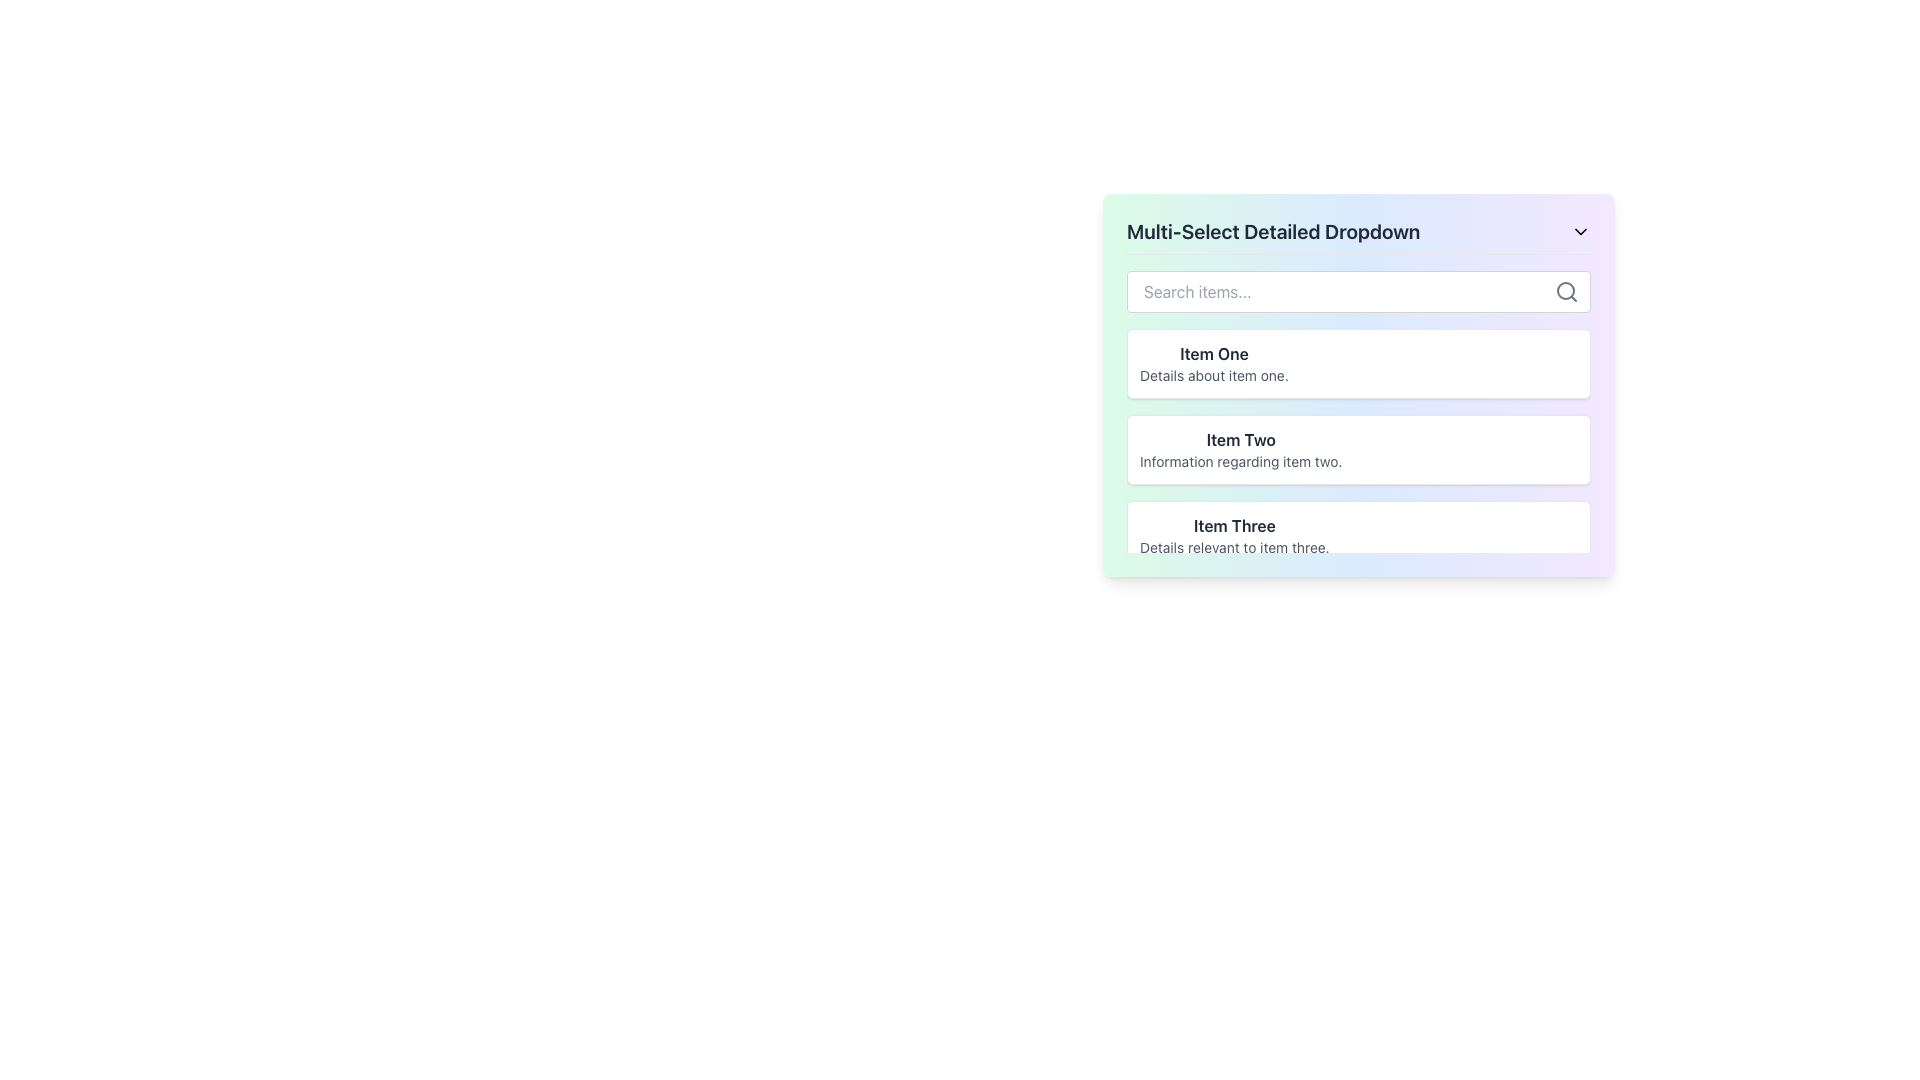 Image resolution: width=1920 pixels, height=1080 pixels. I want to click on the 'Multi-Select Detailed Dropdown', so click(1358, 385).